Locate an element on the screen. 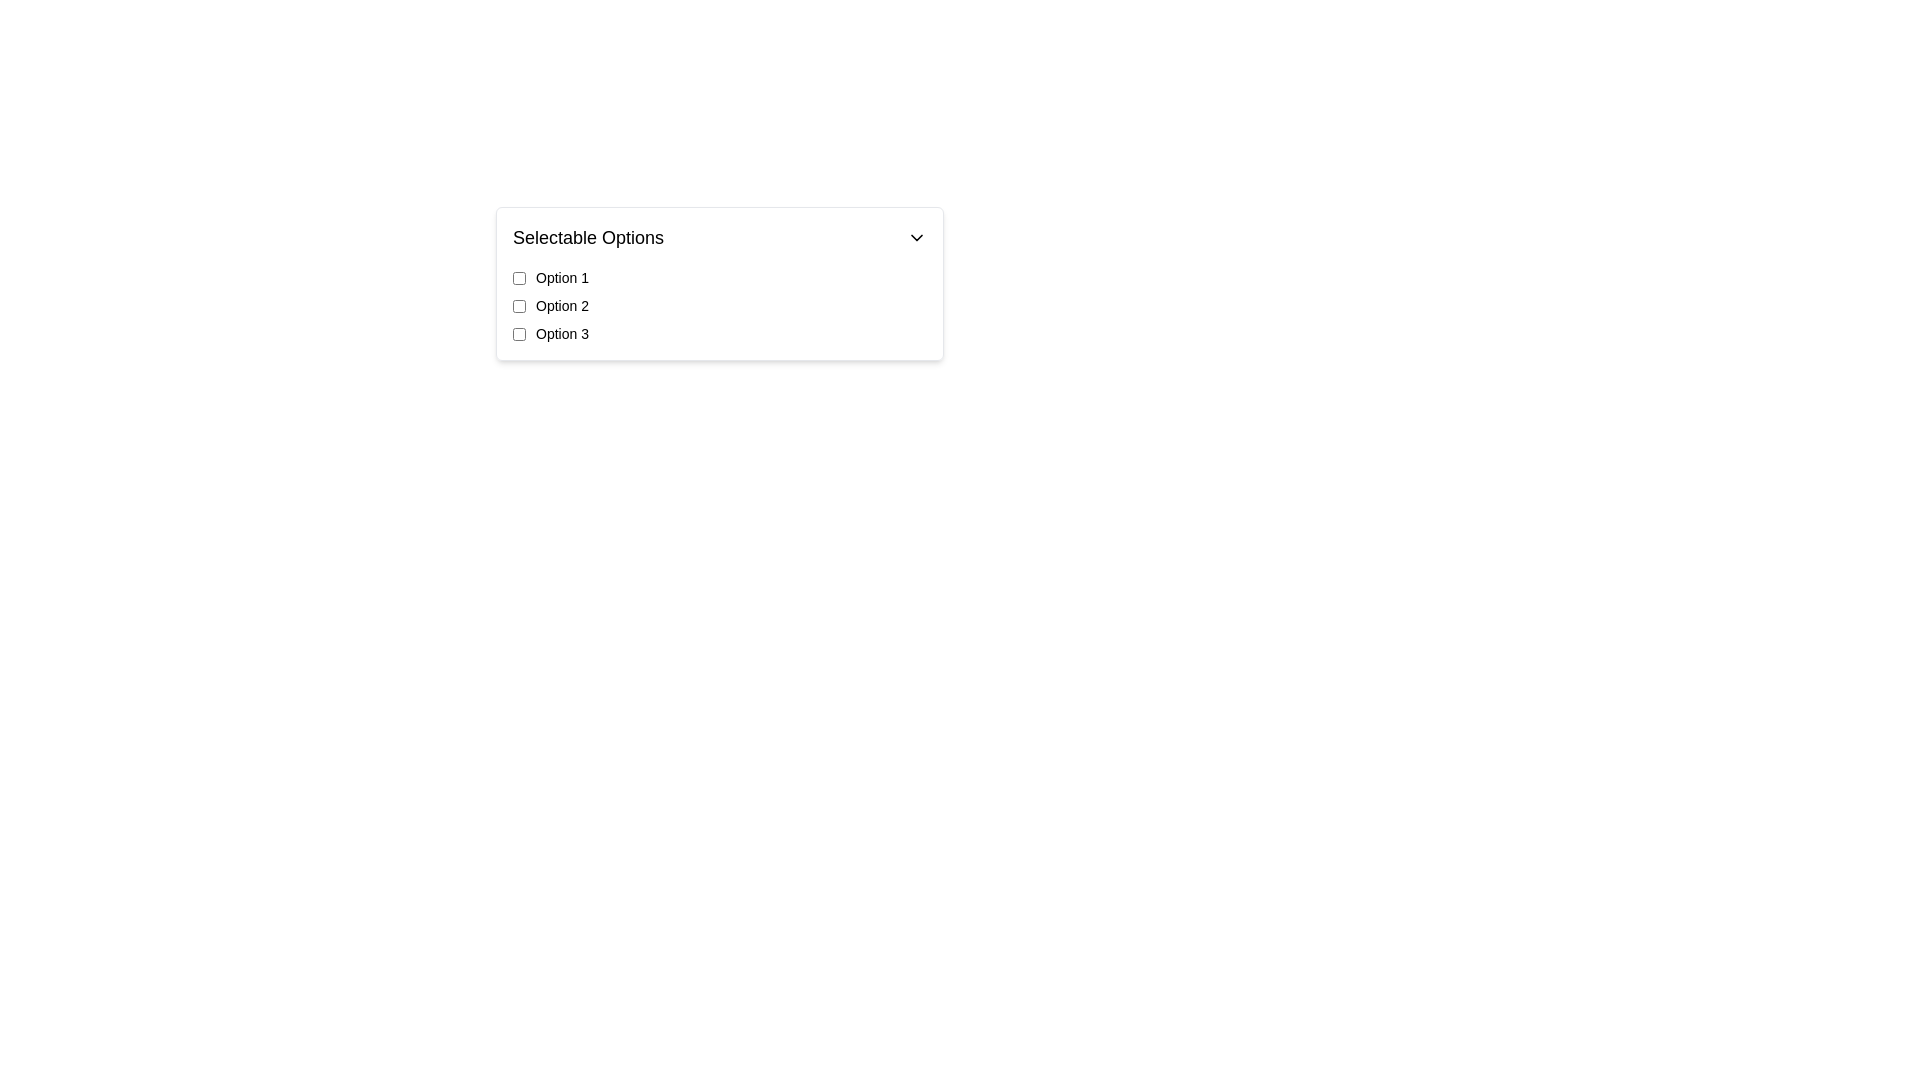 The width and height of the screenshot is (1920, 1080). the unmarked checkbox aligned to the left of the label 'Option 3' is located at coordinates (519, 333).